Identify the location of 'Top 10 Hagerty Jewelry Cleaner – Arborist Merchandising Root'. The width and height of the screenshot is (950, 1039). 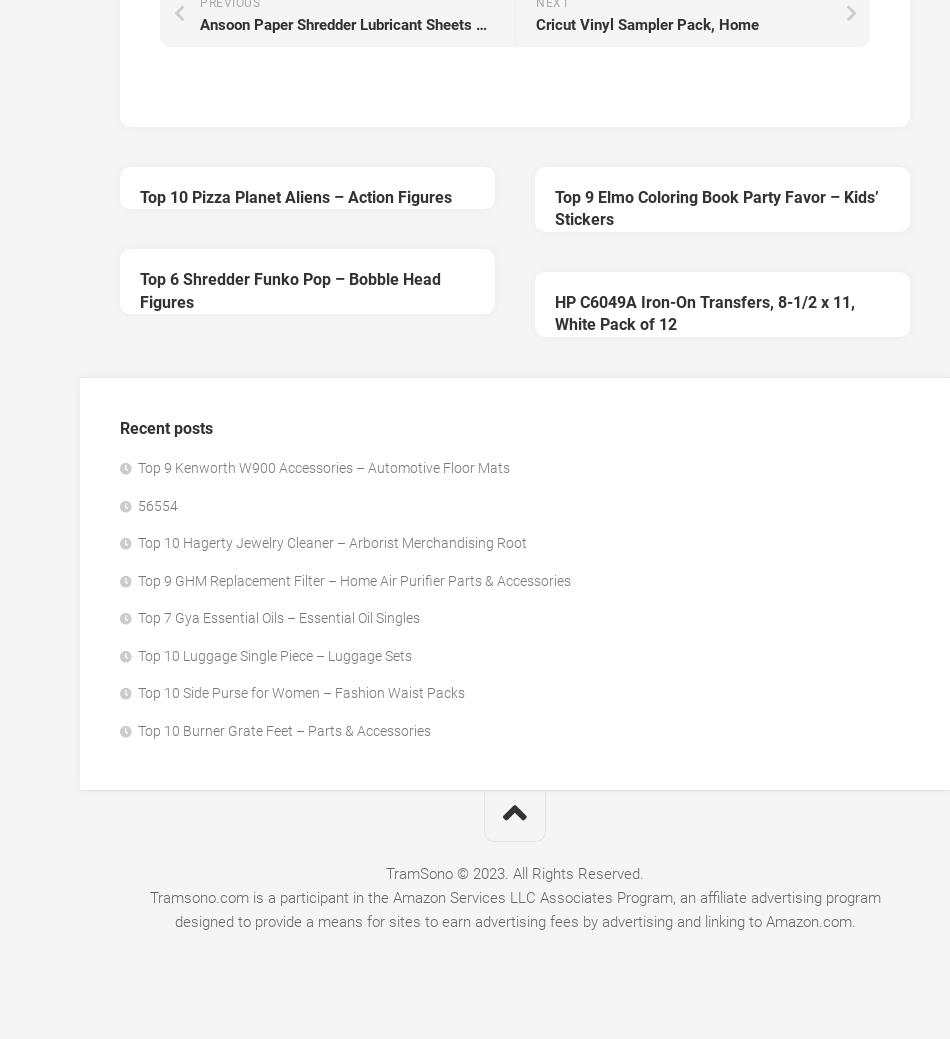
(138, 542).